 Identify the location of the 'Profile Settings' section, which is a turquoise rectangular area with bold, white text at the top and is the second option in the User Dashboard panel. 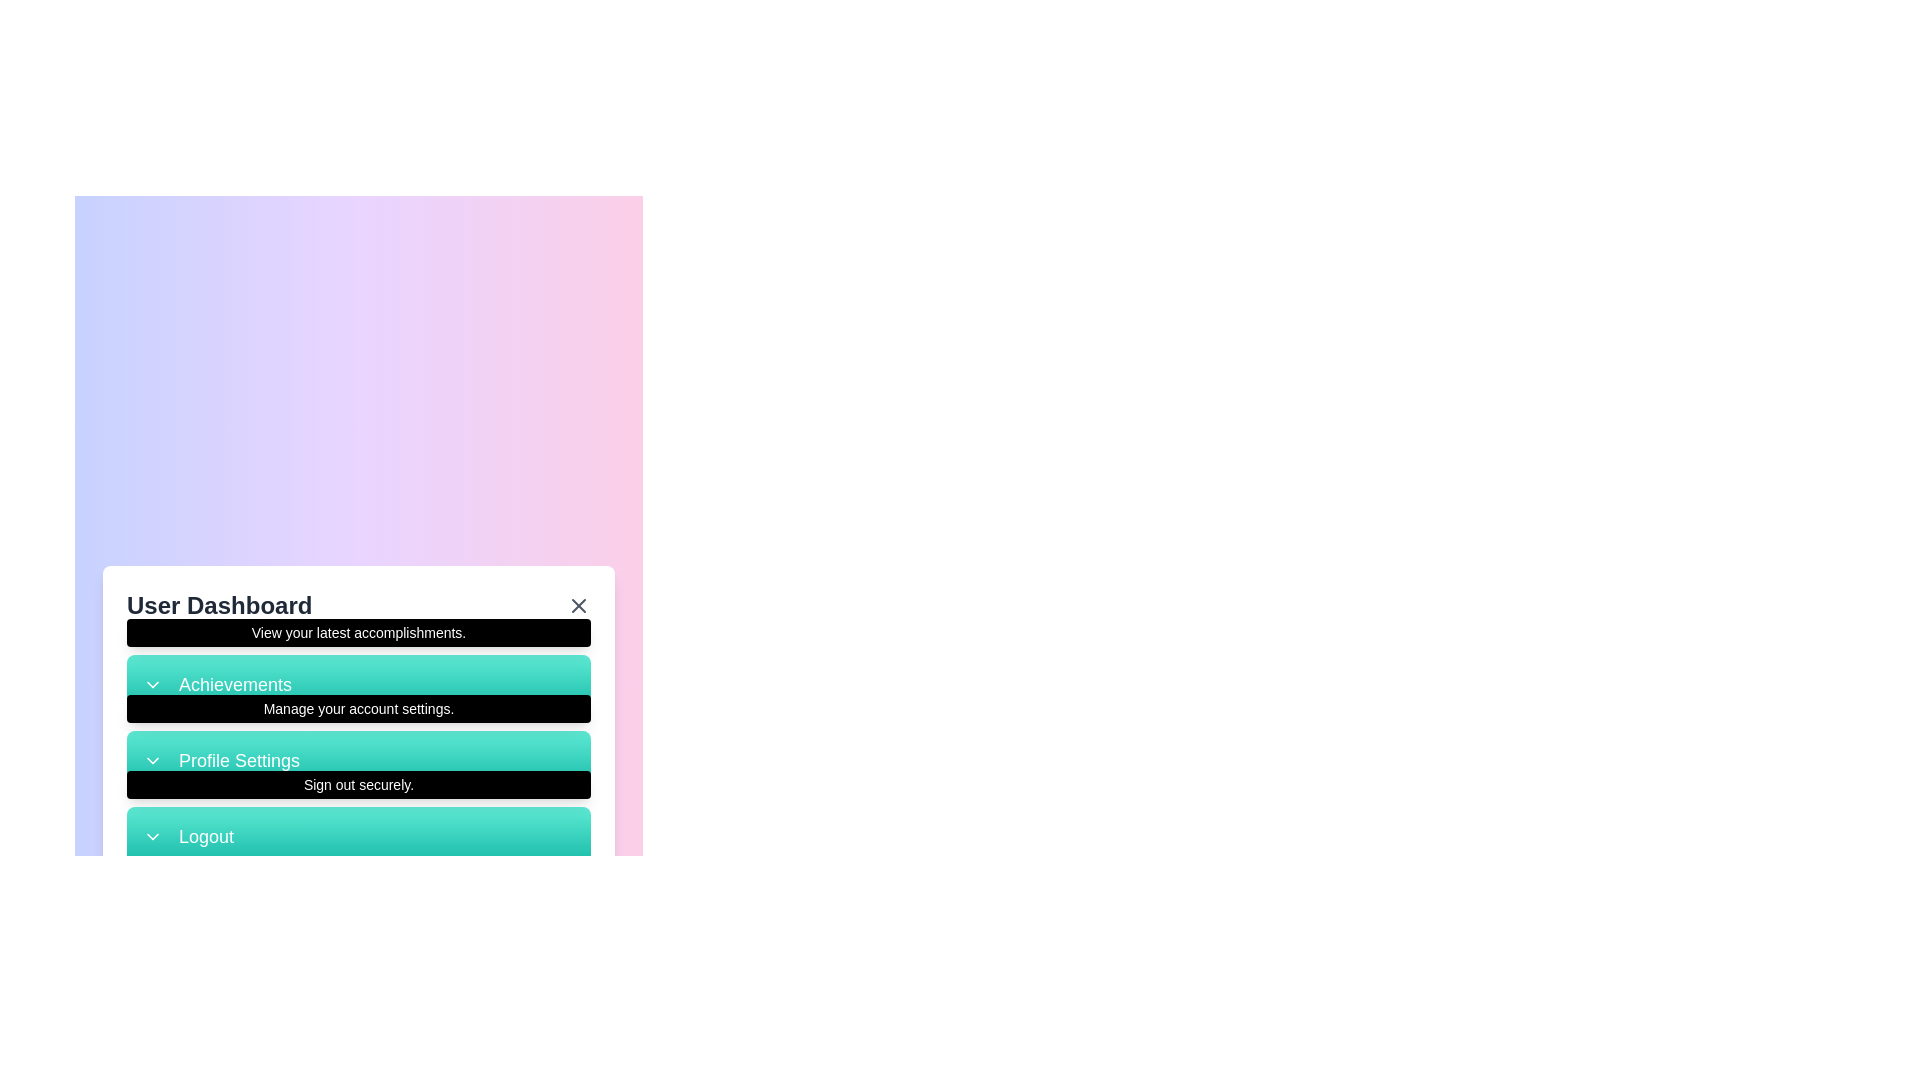
(359, 760).